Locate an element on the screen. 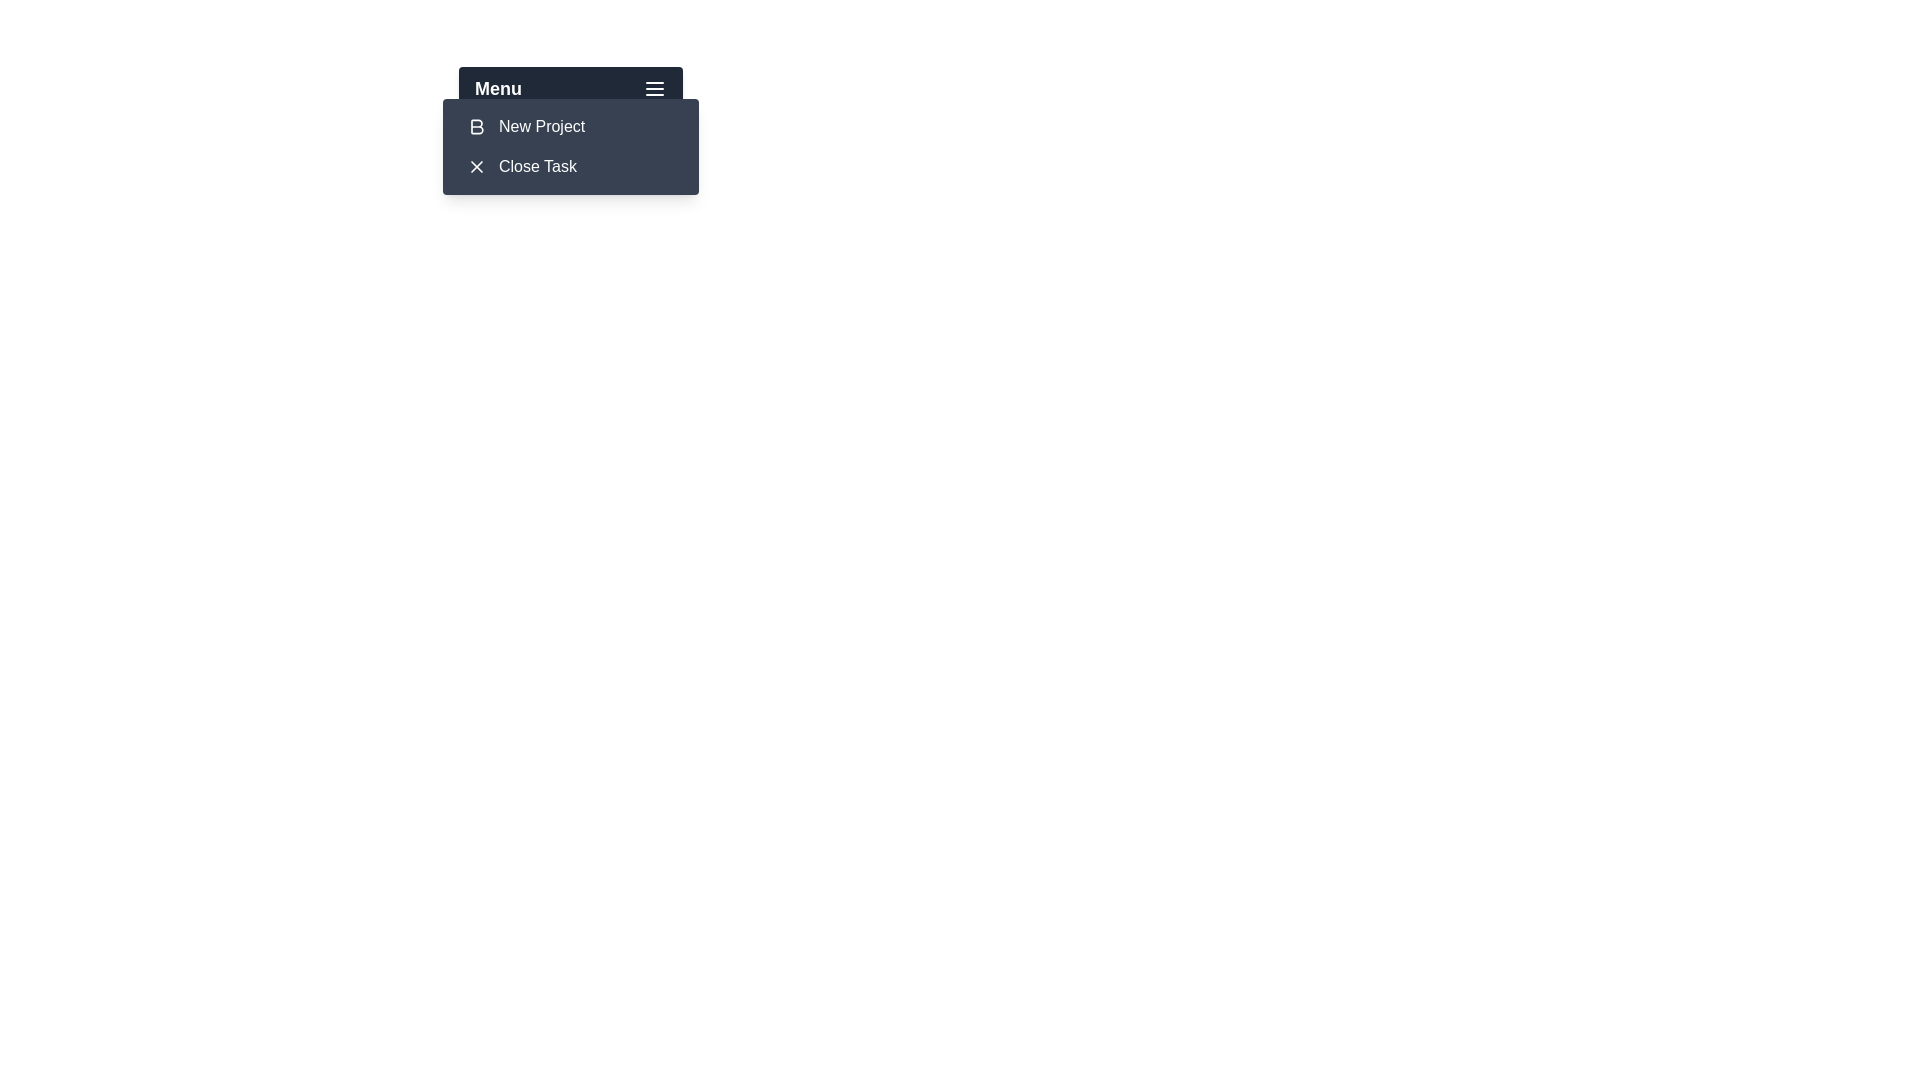 This screenshot has width=1920, height=1080. the 'Close Task' text label located in the dropdown menu below the 'Menu' header, adjacent to the 'X' icon is located at coordinates (537, 165).